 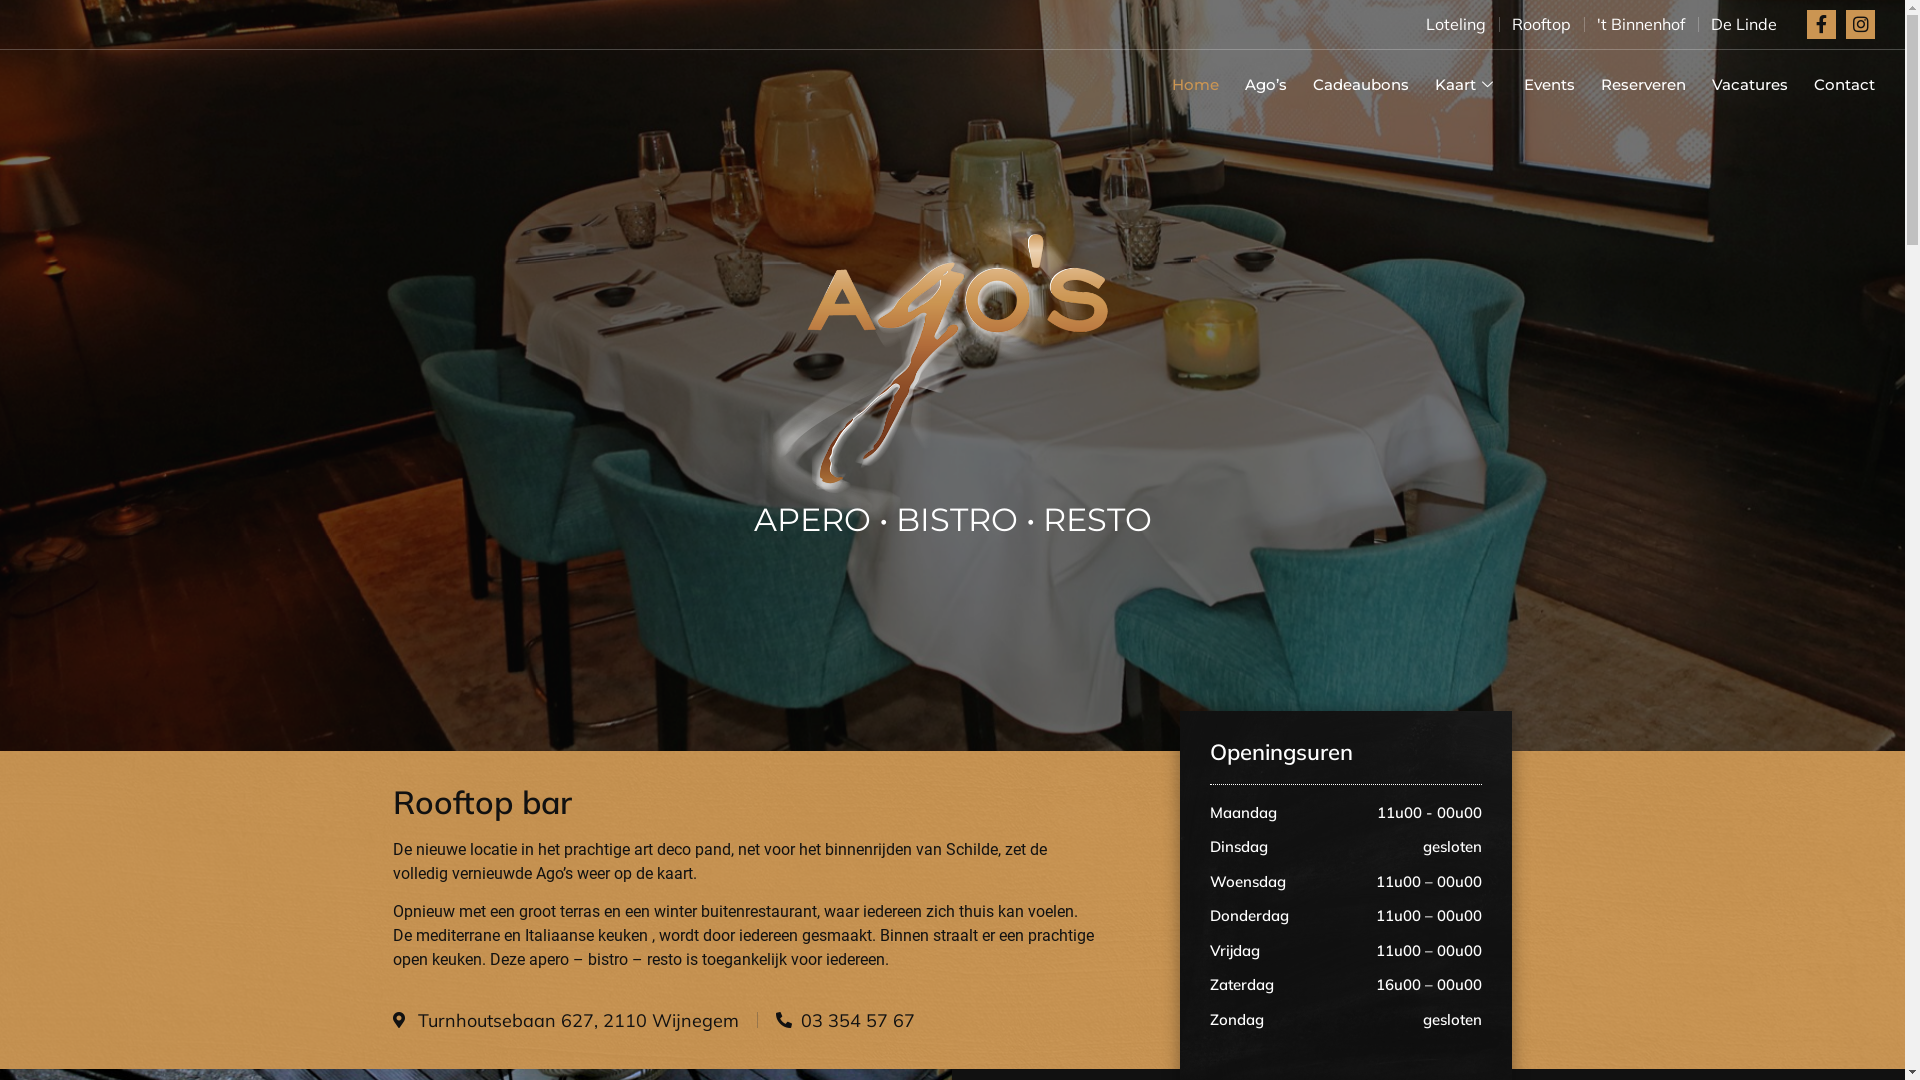 What do you see at coordinates (1742, 23) in the screenshot?
I see `'De Linde'` at bounding box center [1742, 23].